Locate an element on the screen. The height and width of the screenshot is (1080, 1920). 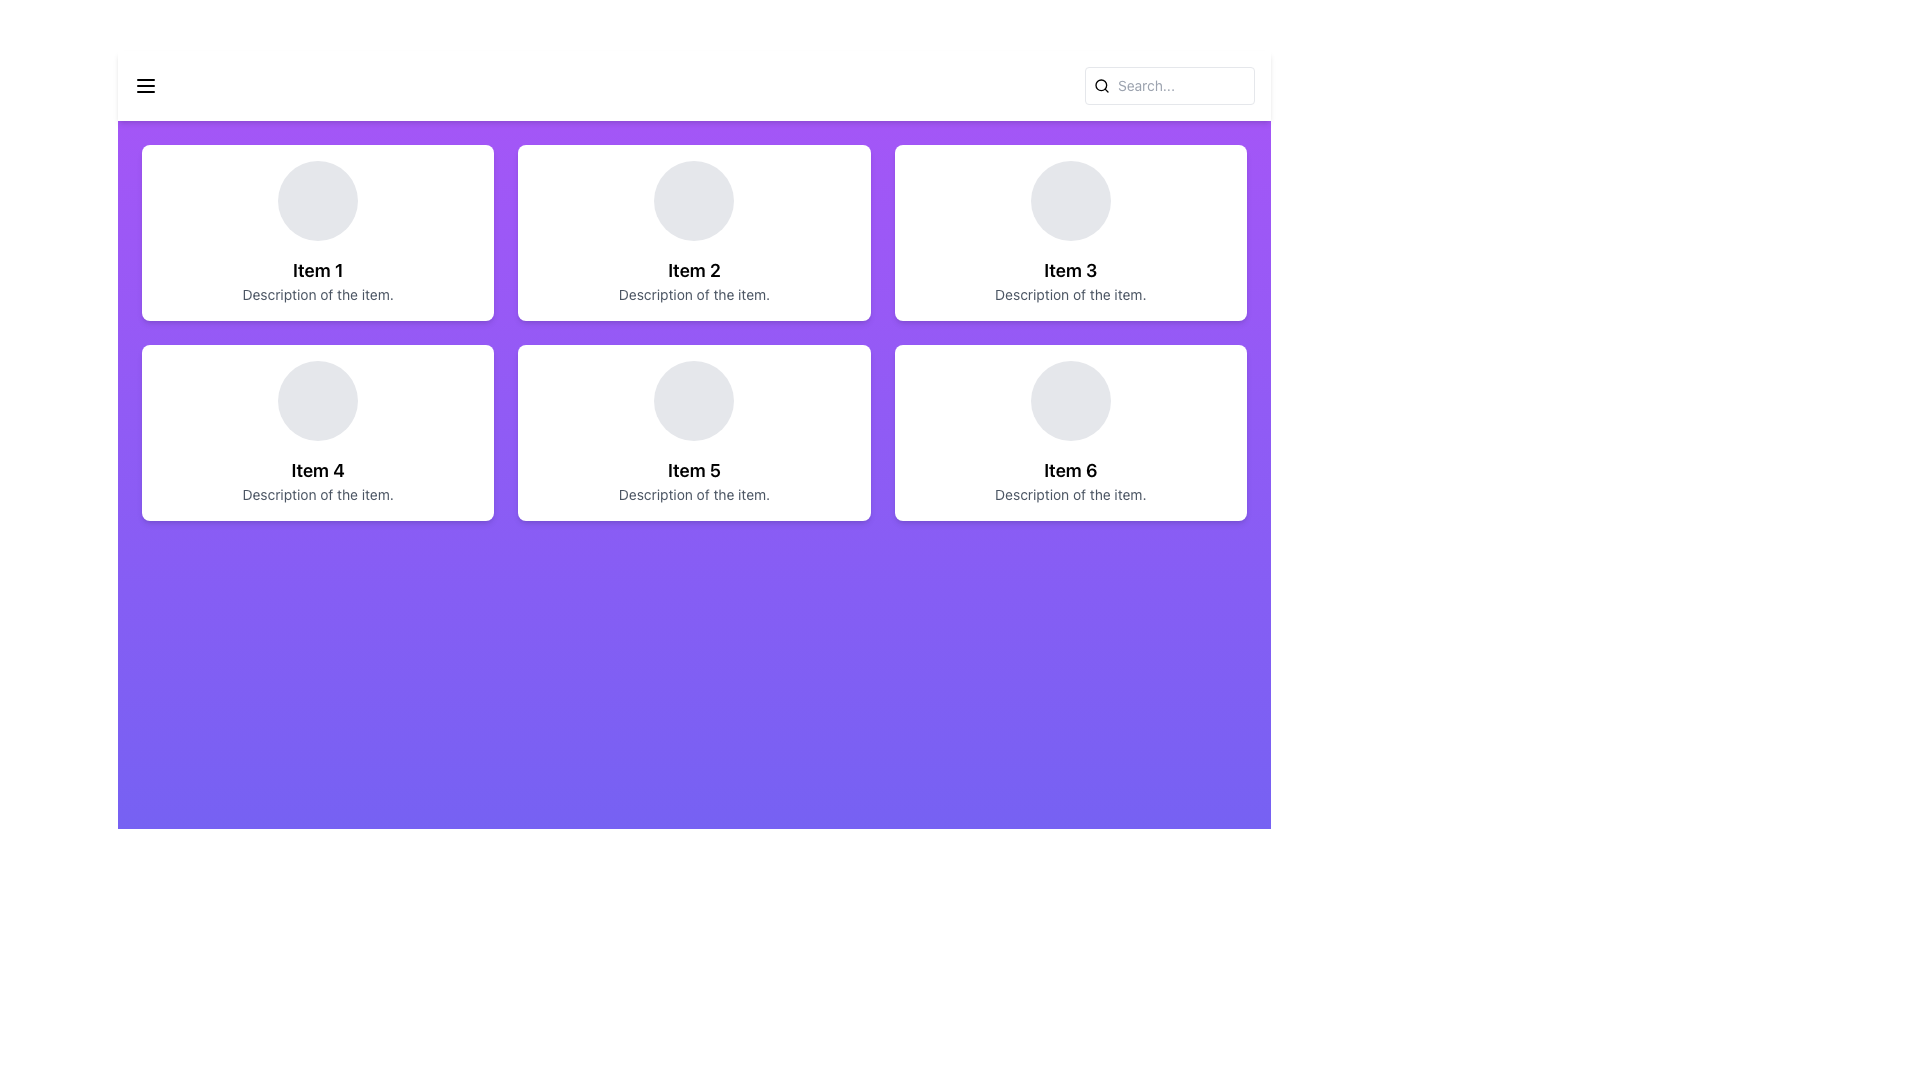
the heading text label displaying 'Item 3' to highlight it is located at coordinates (1069, 270).